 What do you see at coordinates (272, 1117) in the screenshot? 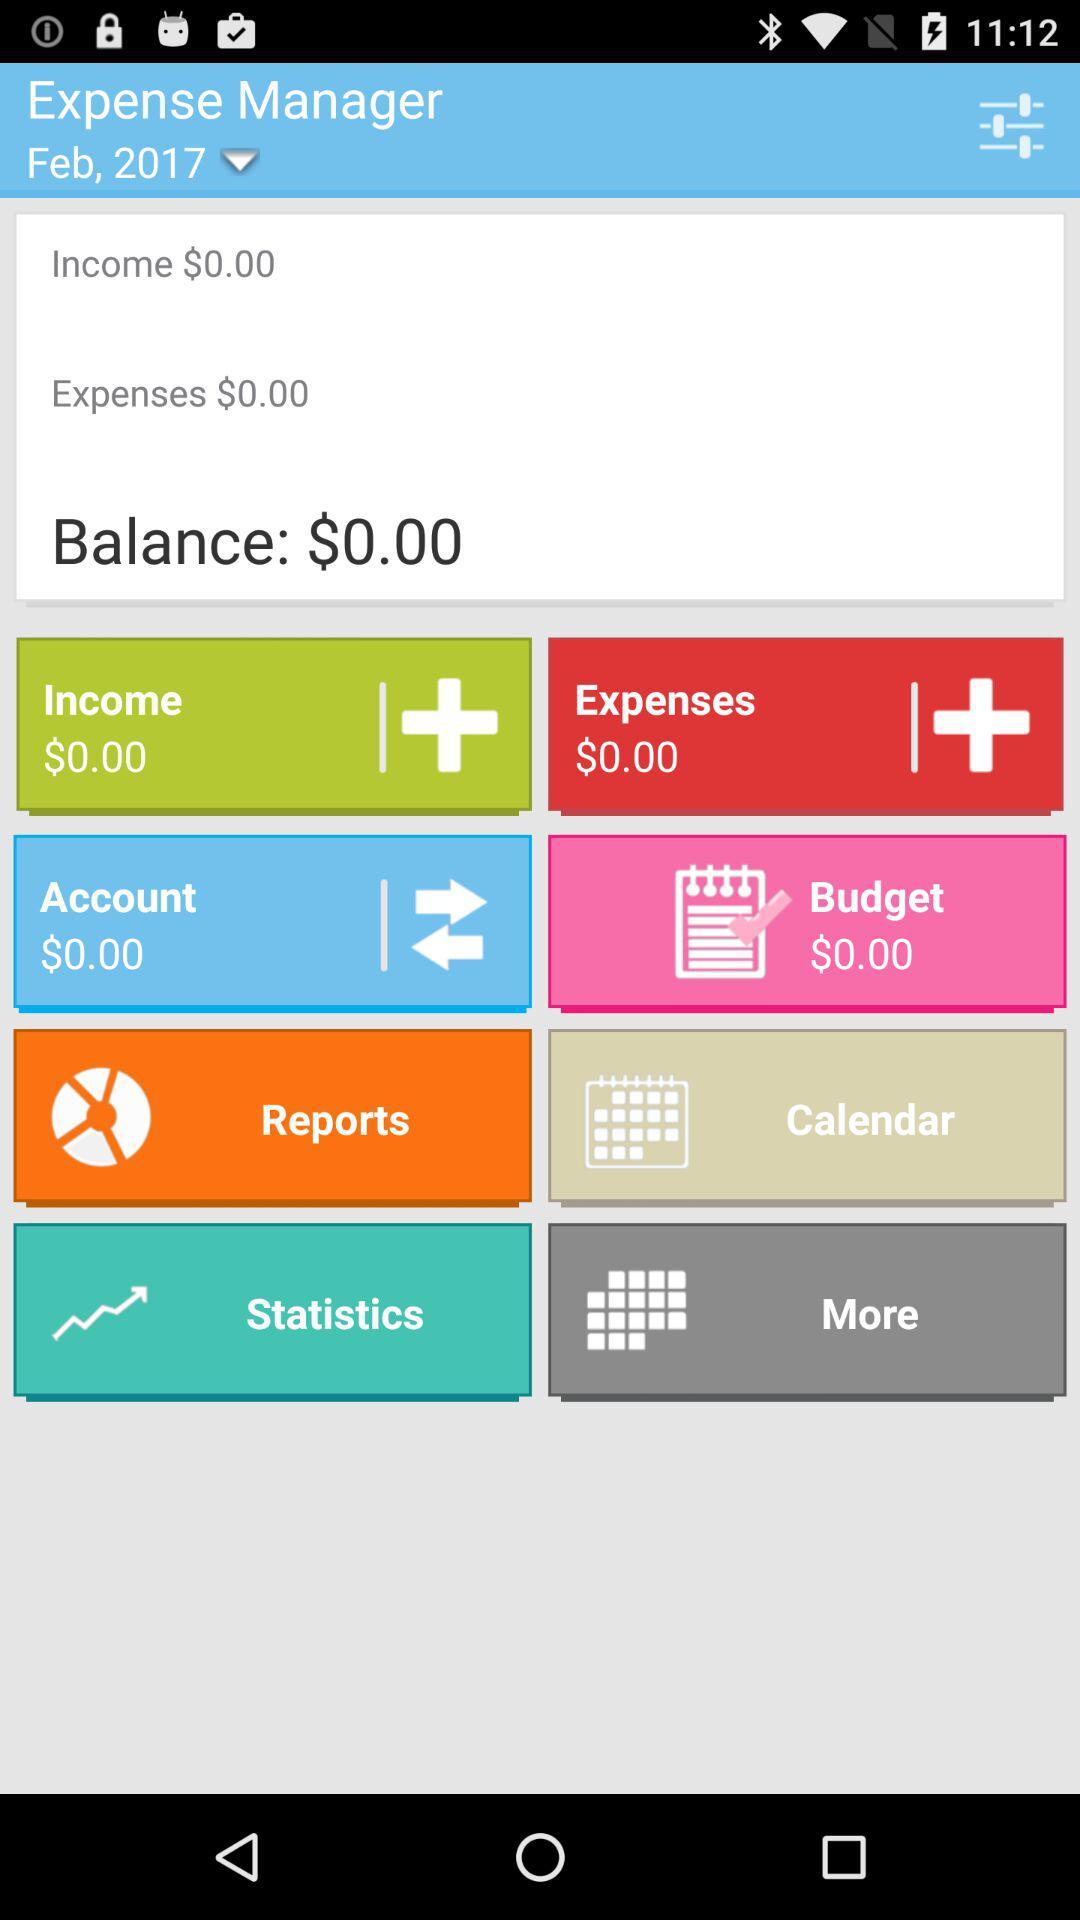
I see `app next to calendar app` at bounding box center [272, 1117].